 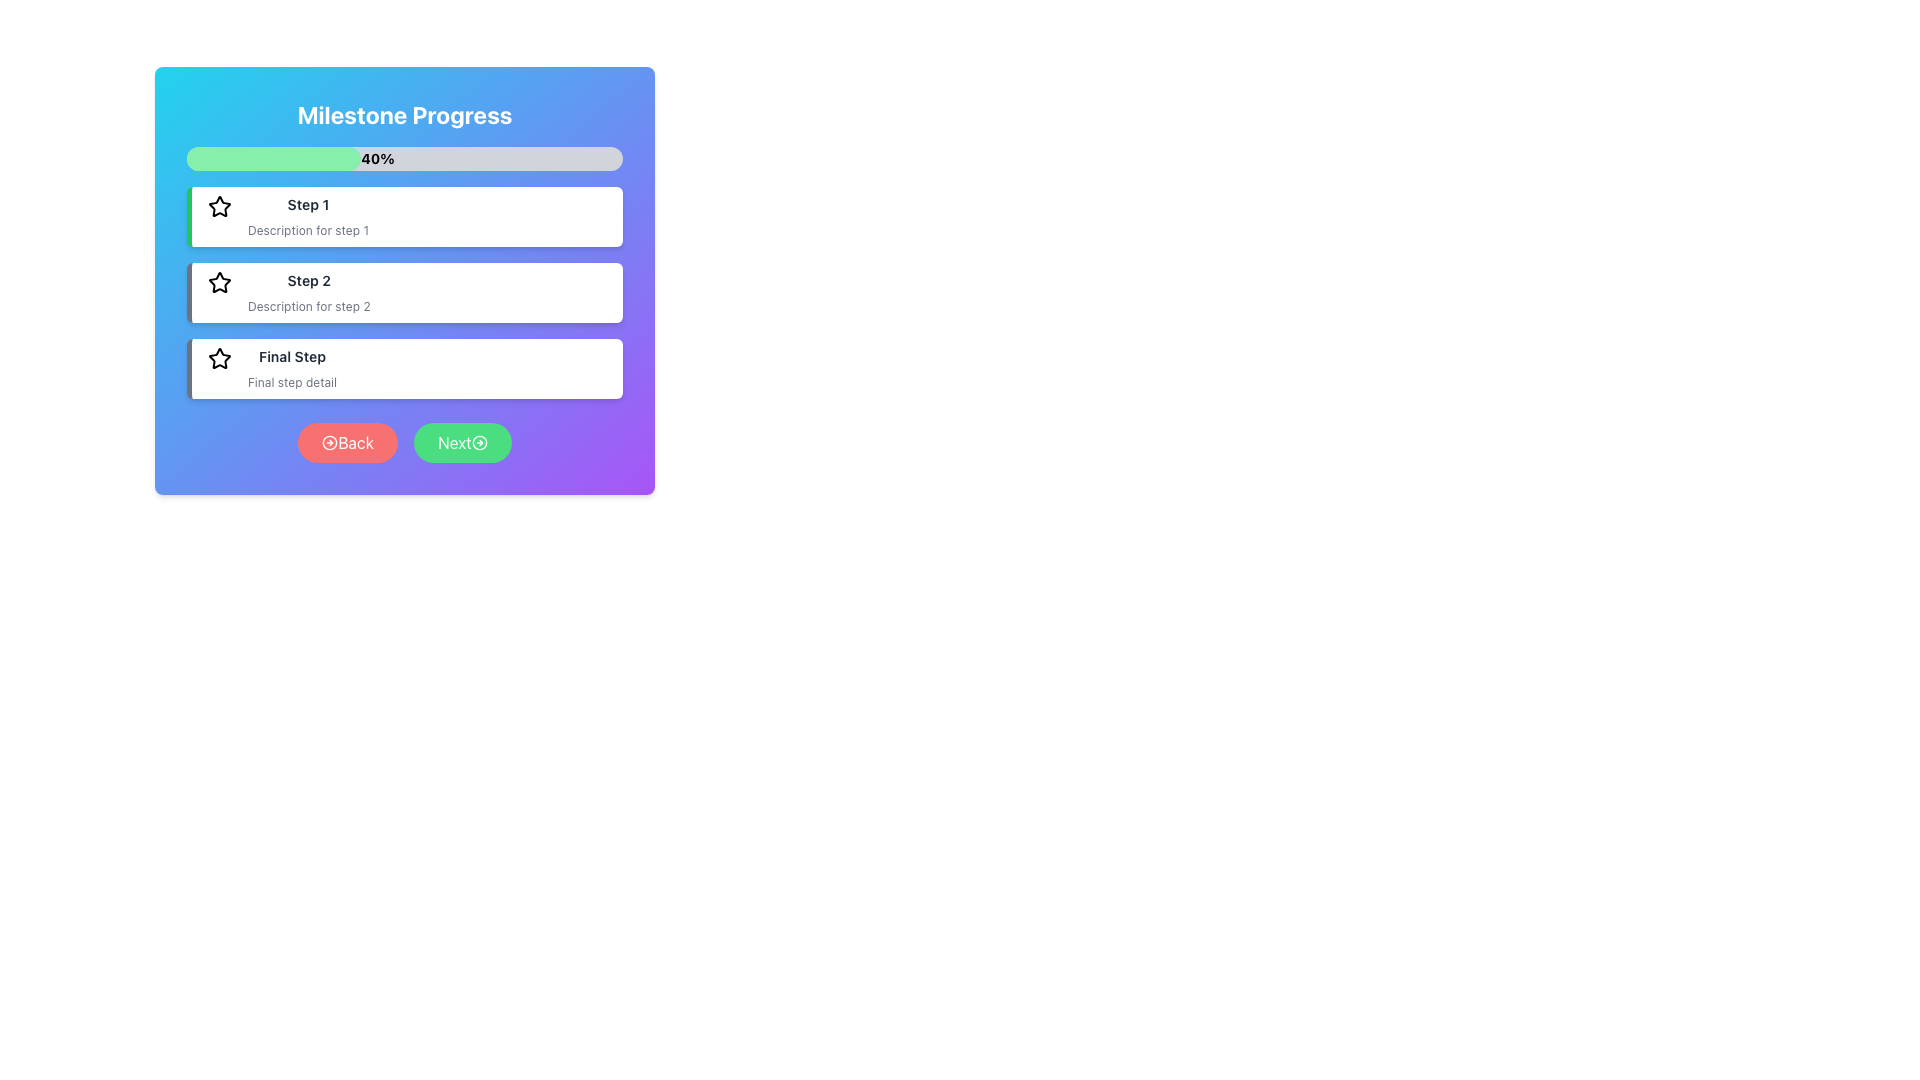 What do you see at coordinates (307, 216) in the screenshot?
I see `the informational text block that describes the first step in a multi-step process, located below the 'Milestone Progress' progress bar and within a bordered white box with a green left border` at bounding box center [307, 216].